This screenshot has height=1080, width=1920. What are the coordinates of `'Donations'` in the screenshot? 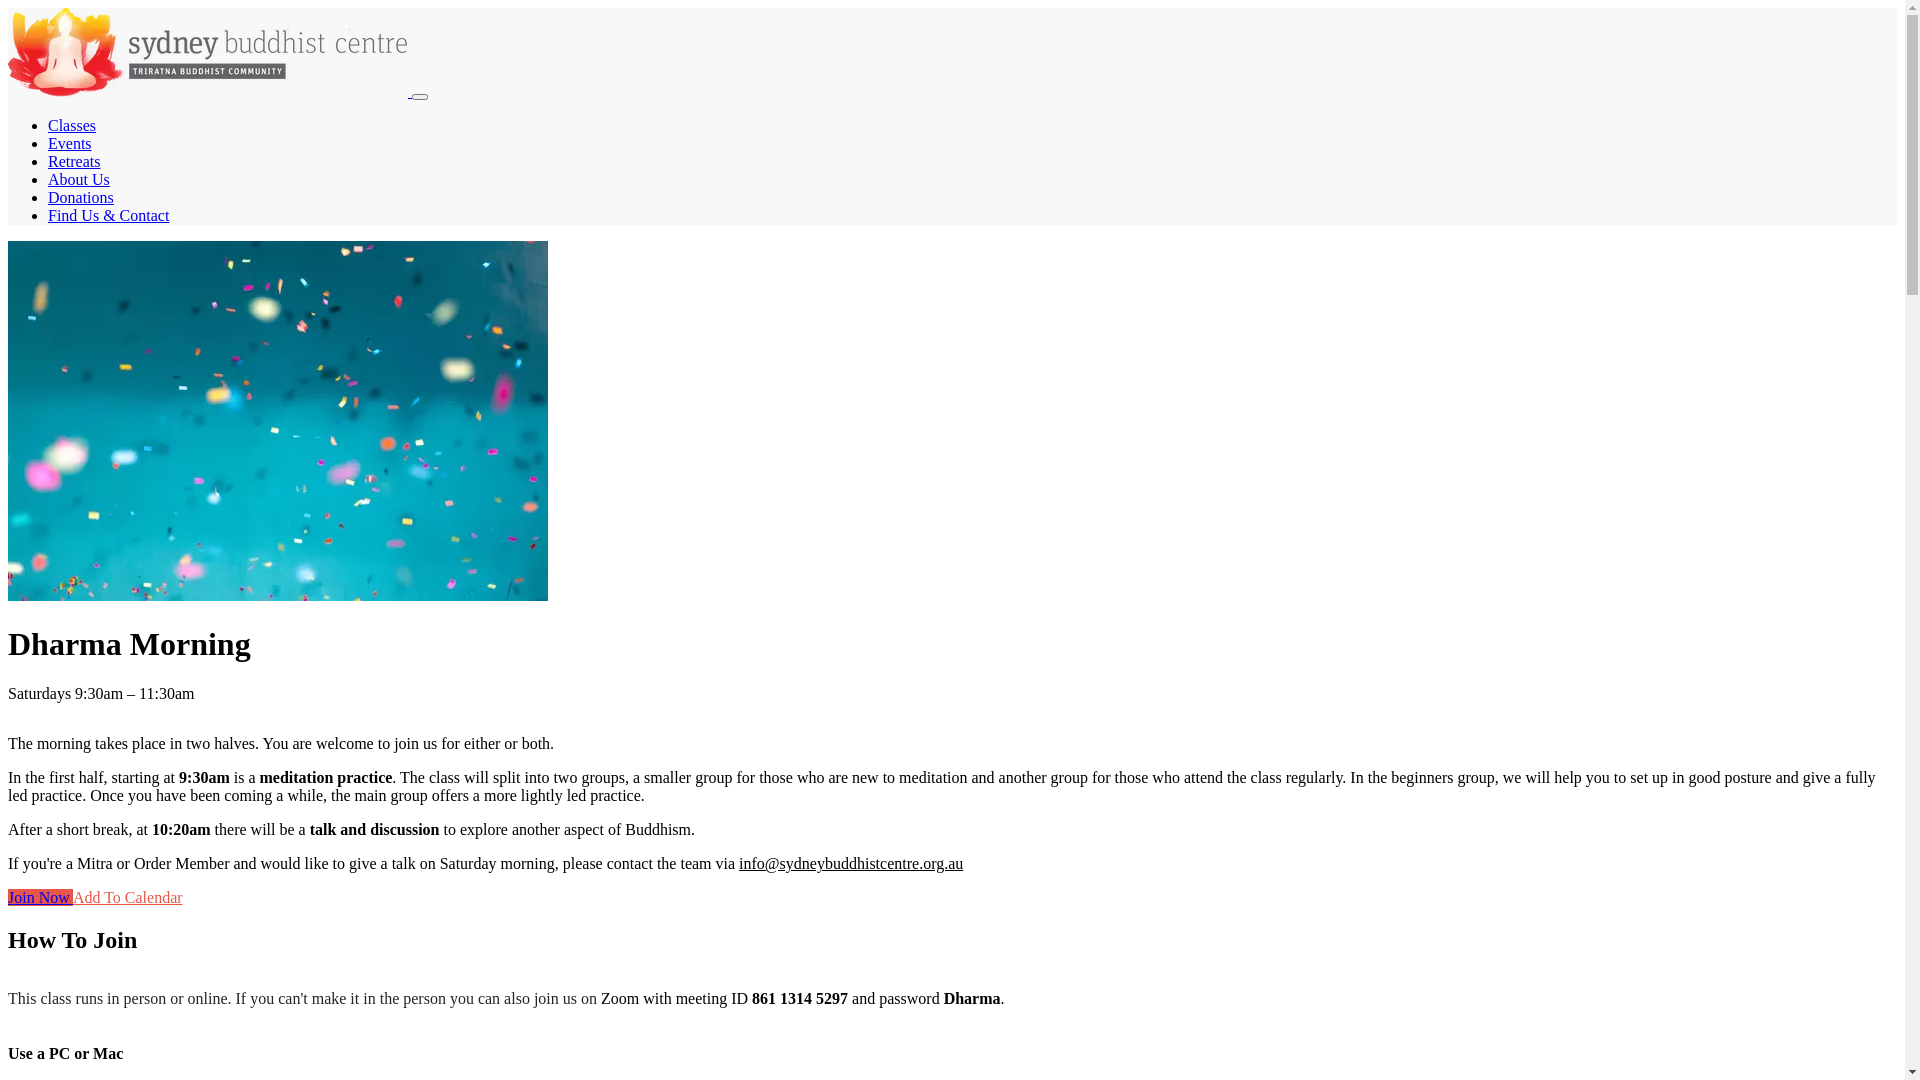 It's located at (80, 197).